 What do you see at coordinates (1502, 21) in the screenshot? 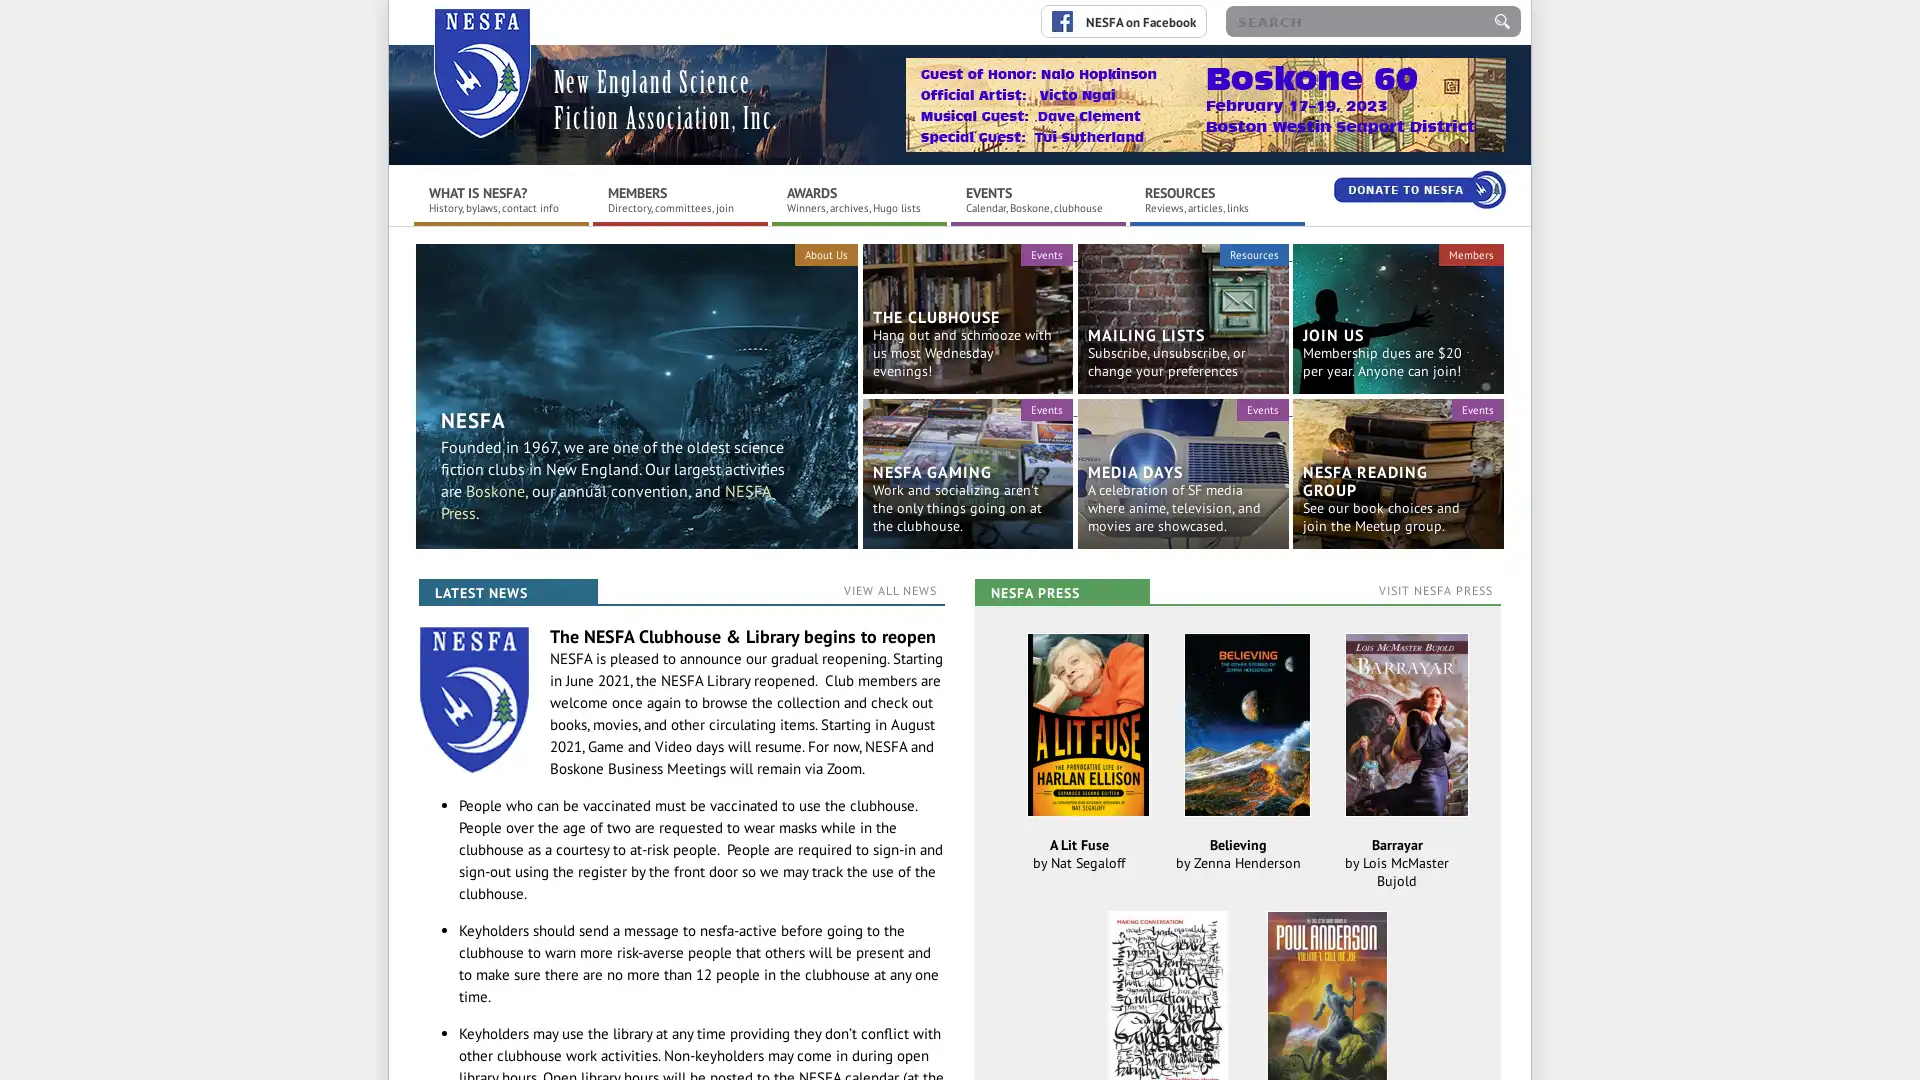
I see `submit` at bounding box center [1502, 21].